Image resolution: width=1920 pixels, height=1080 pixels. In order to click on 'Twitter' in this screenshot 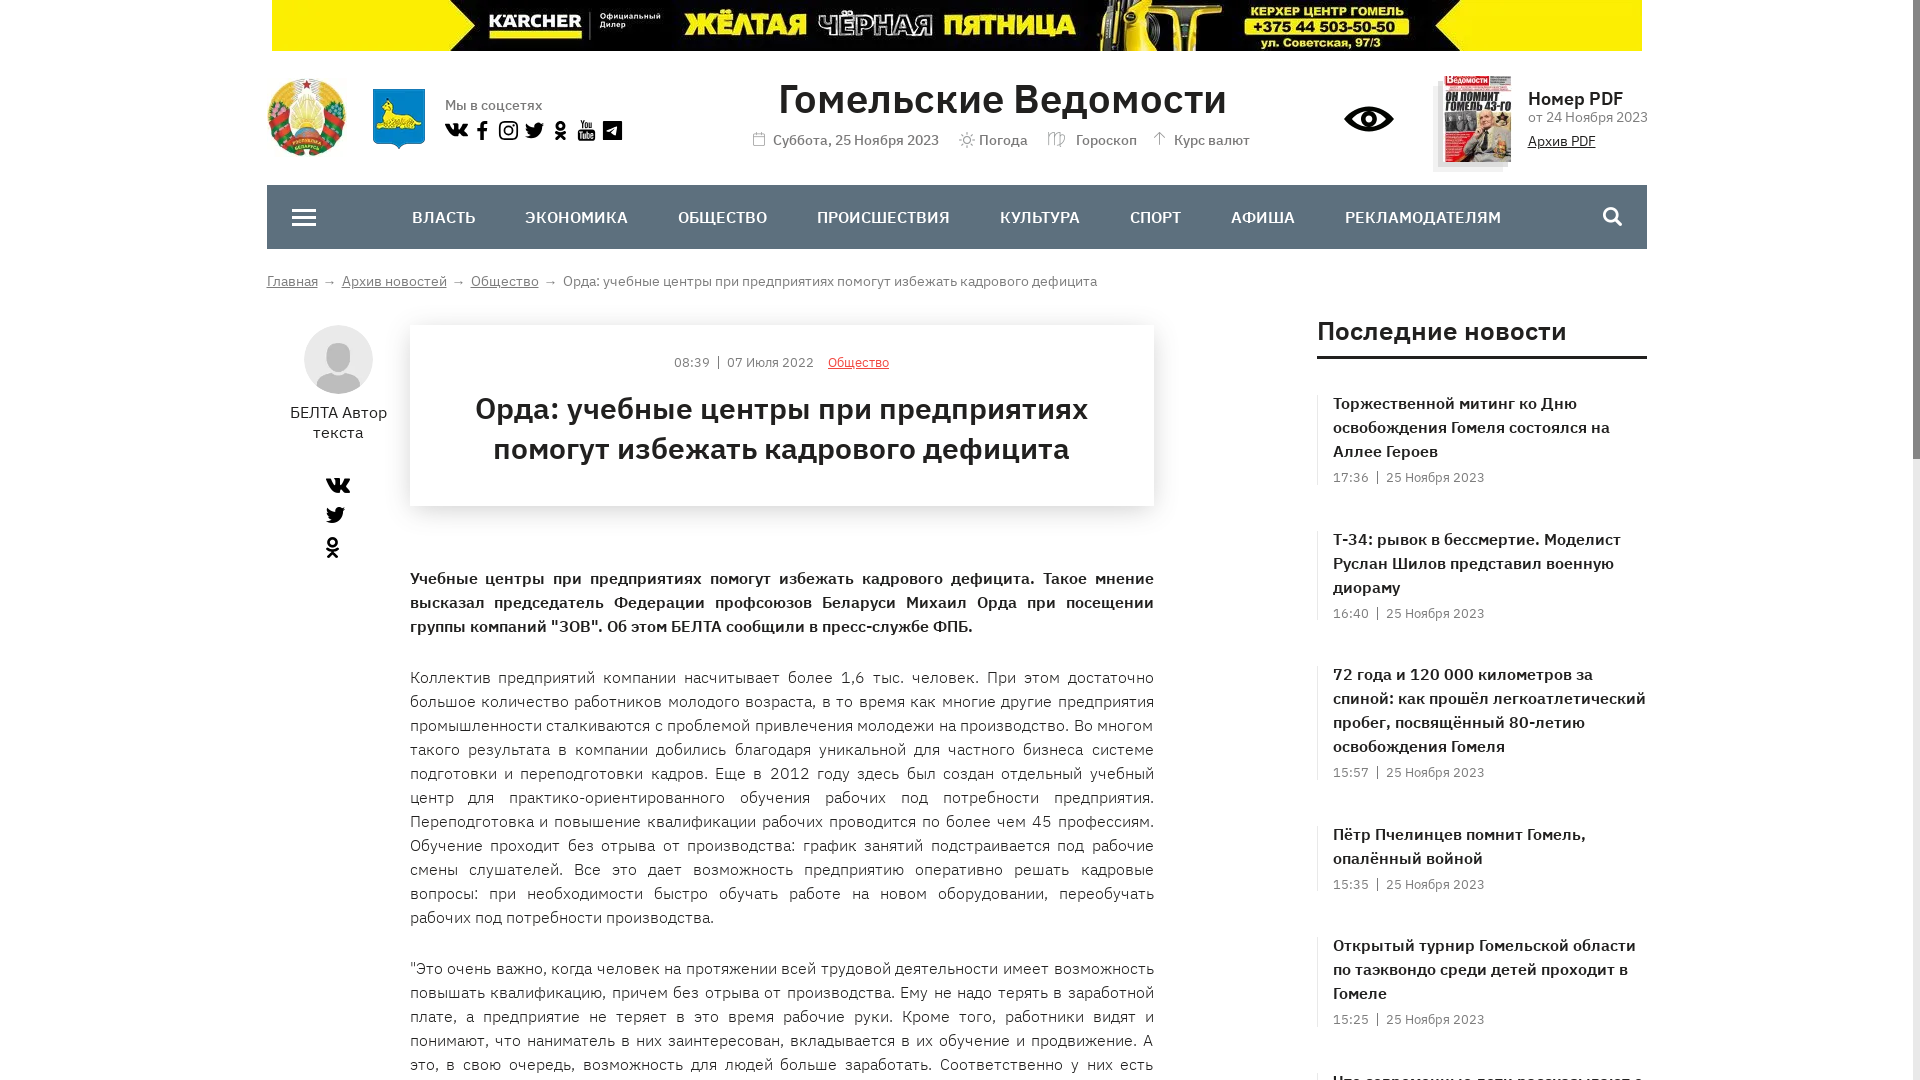, I will do `click(326, 514)`.